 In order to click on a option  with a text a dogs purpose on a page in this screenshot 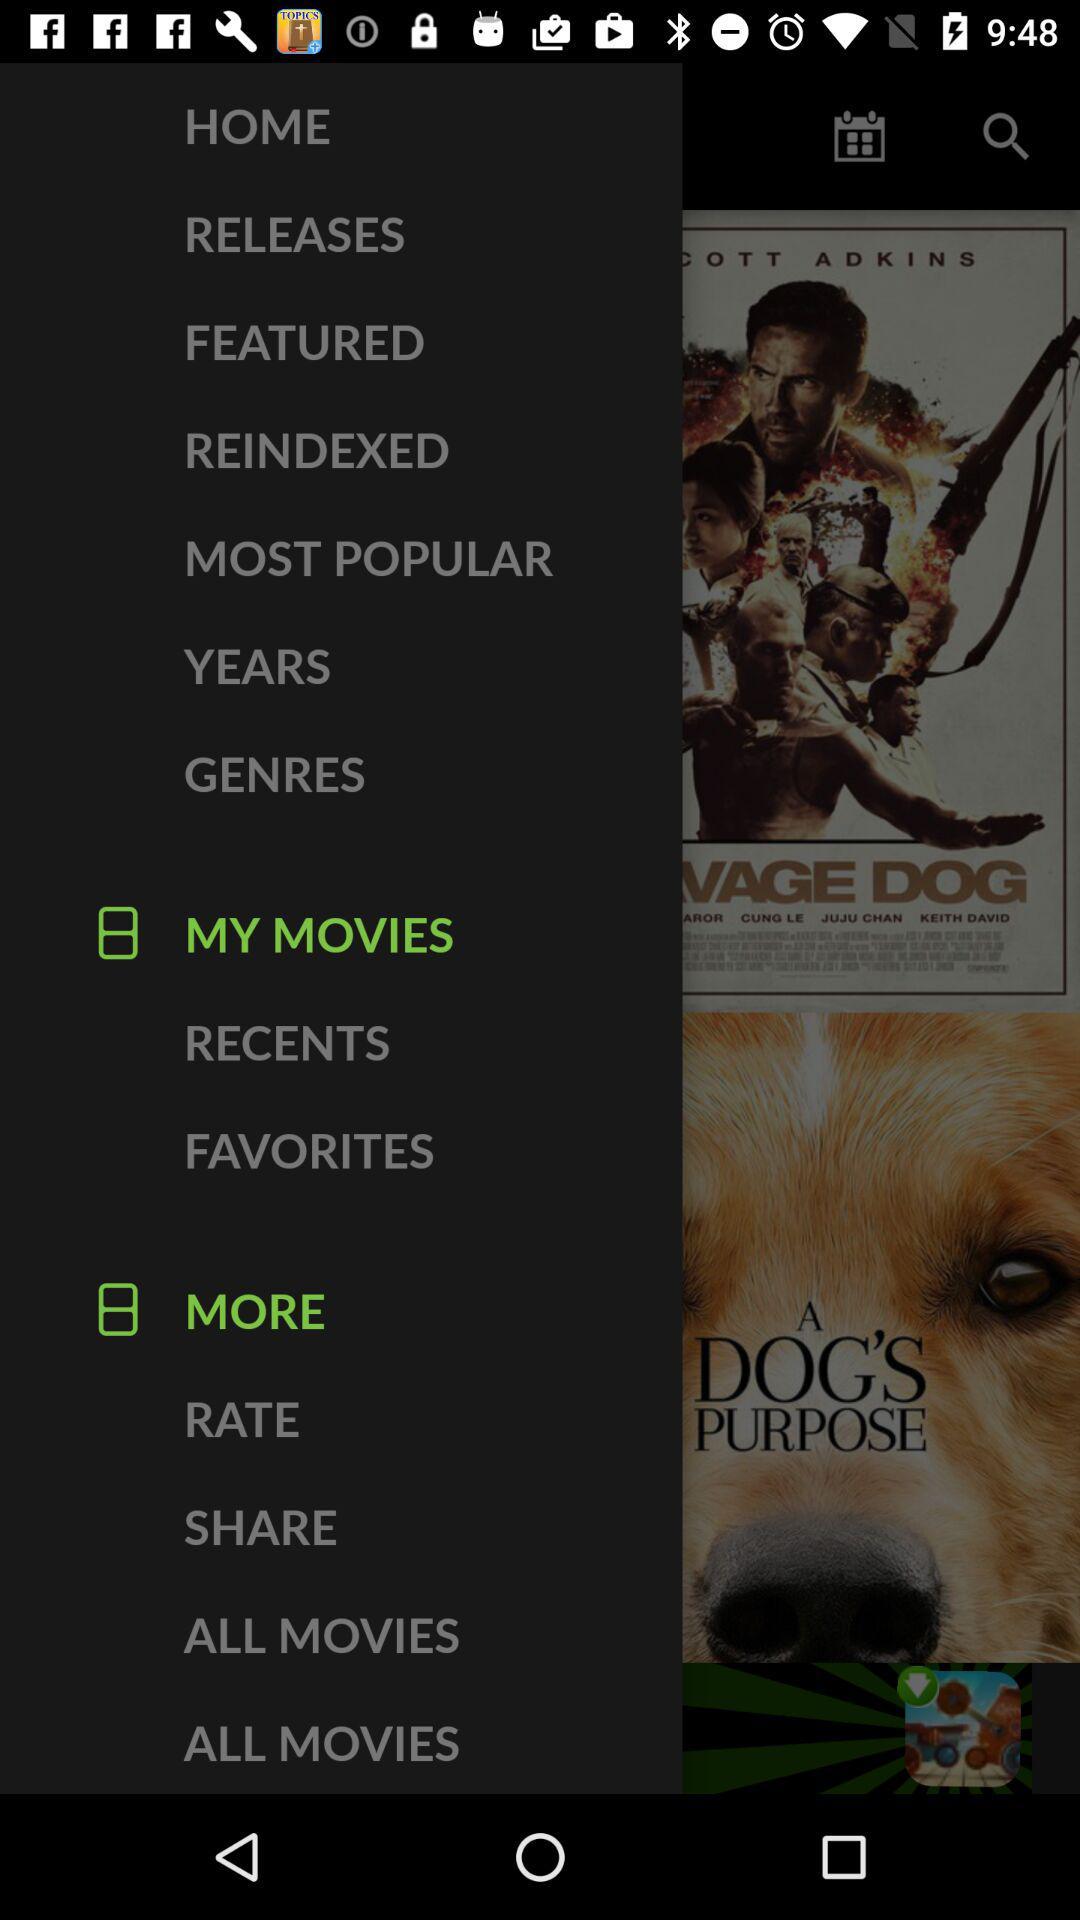, I will do `click(810, 1338)`.